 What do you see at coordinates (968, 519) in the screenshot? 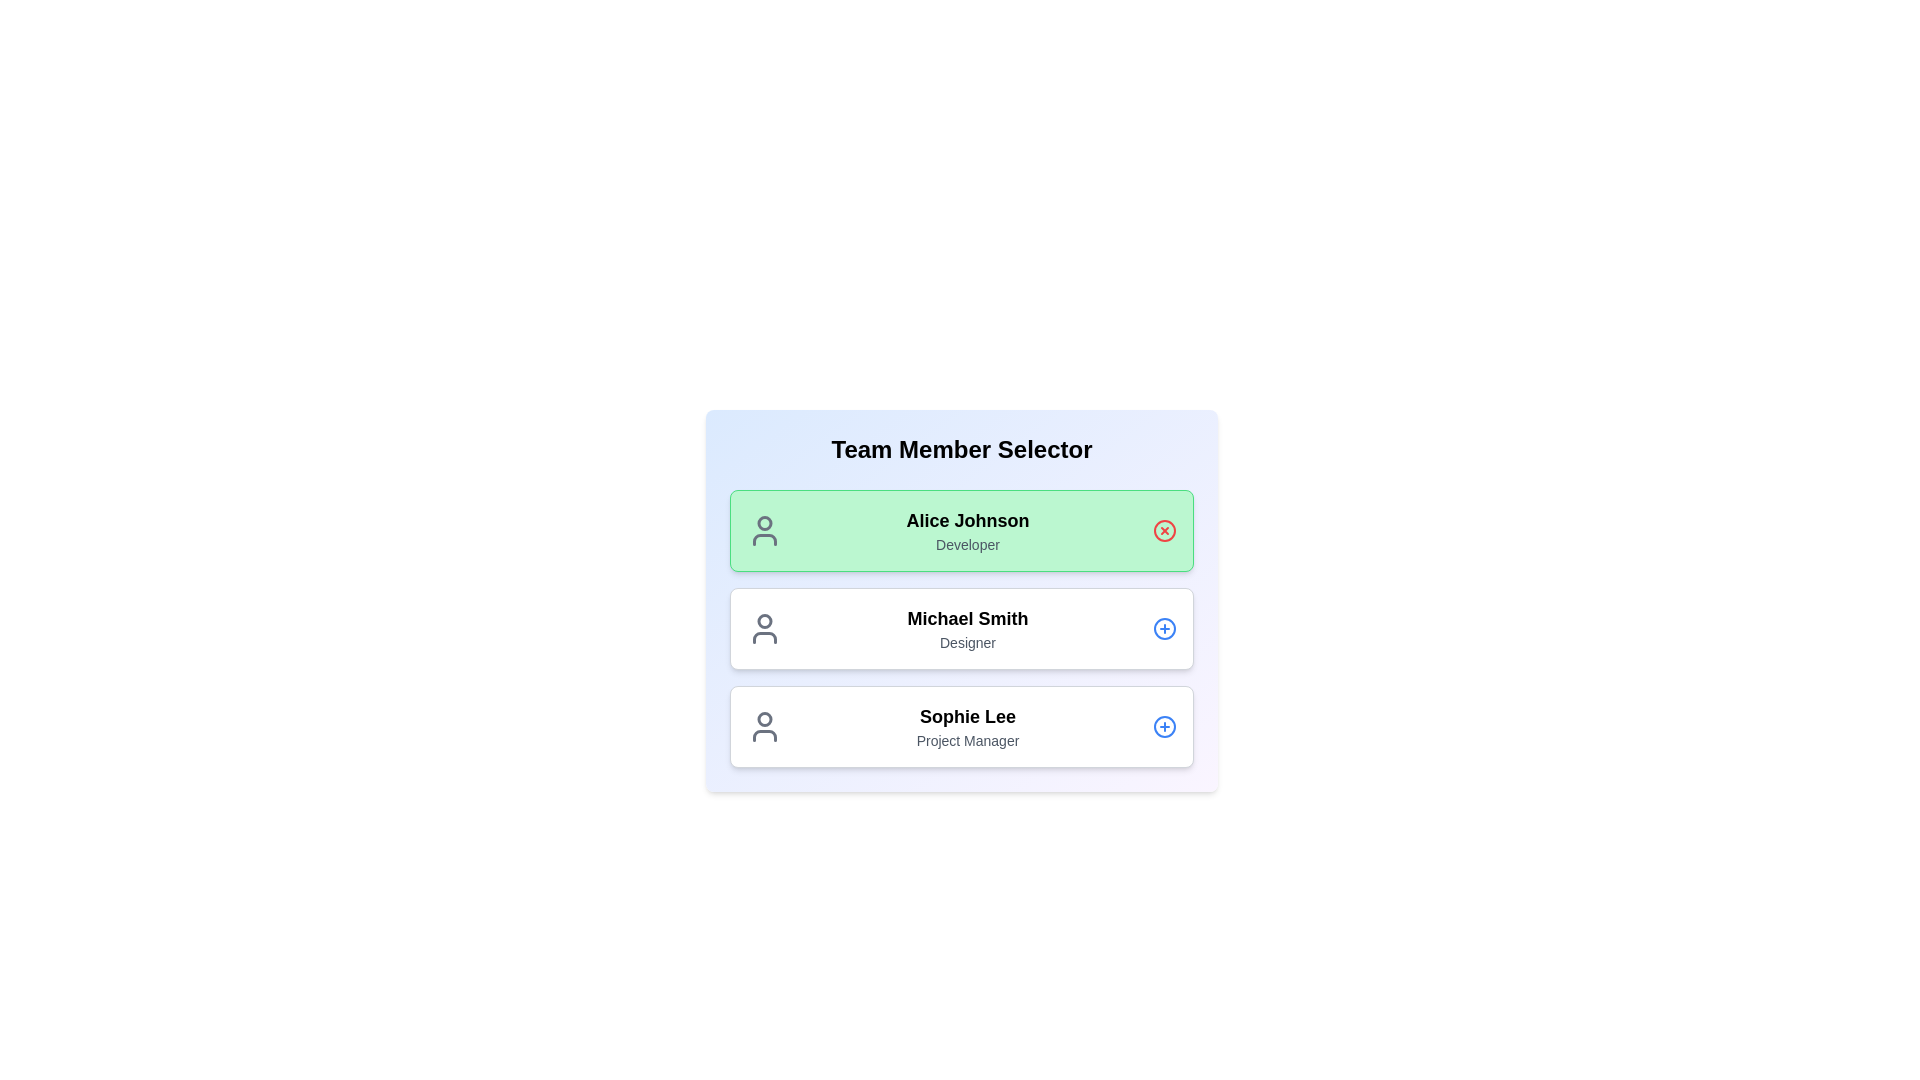
I see `the text of the team member's name or role to select it` at bounding box center [968, 519].